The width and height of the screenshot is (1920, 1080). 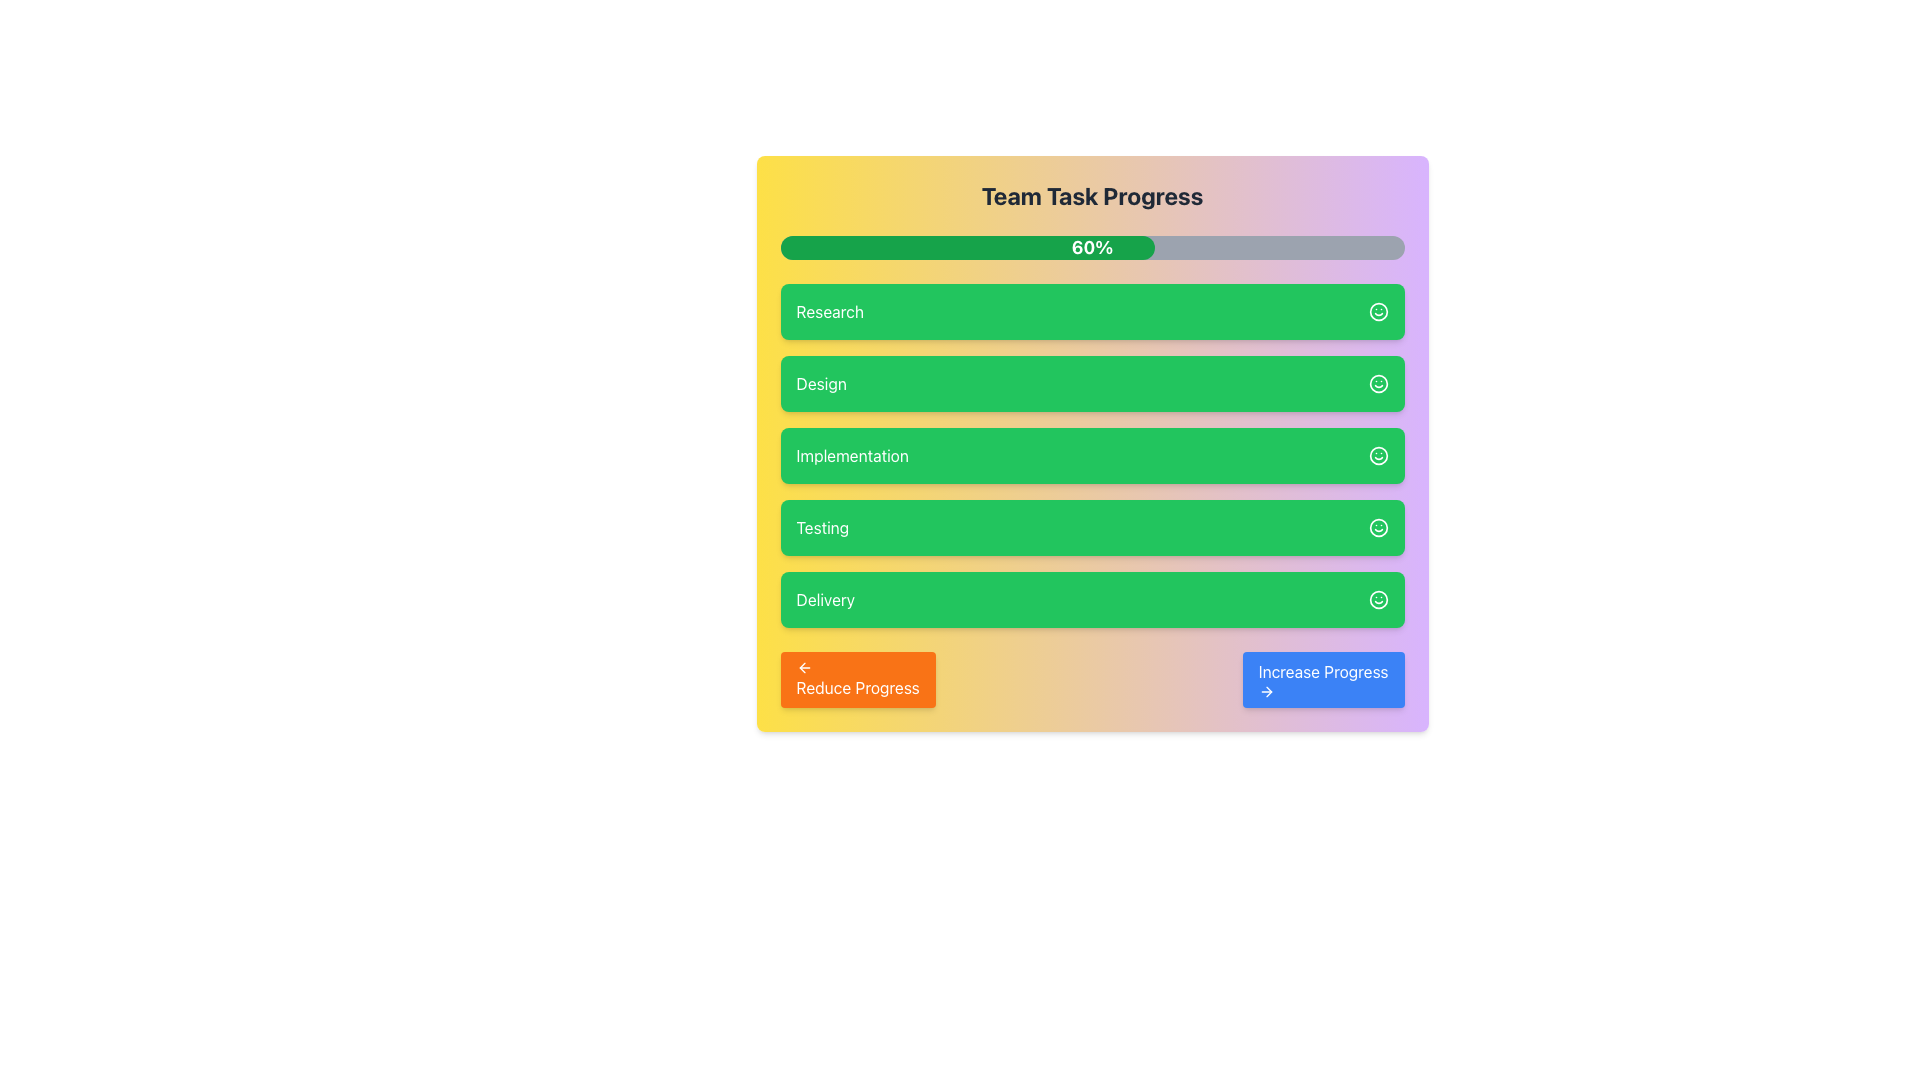 What do you see at coordinates (1091, 312) in the screenshot?
I see `the 'Research' button` at bounding box center [1091, 312].